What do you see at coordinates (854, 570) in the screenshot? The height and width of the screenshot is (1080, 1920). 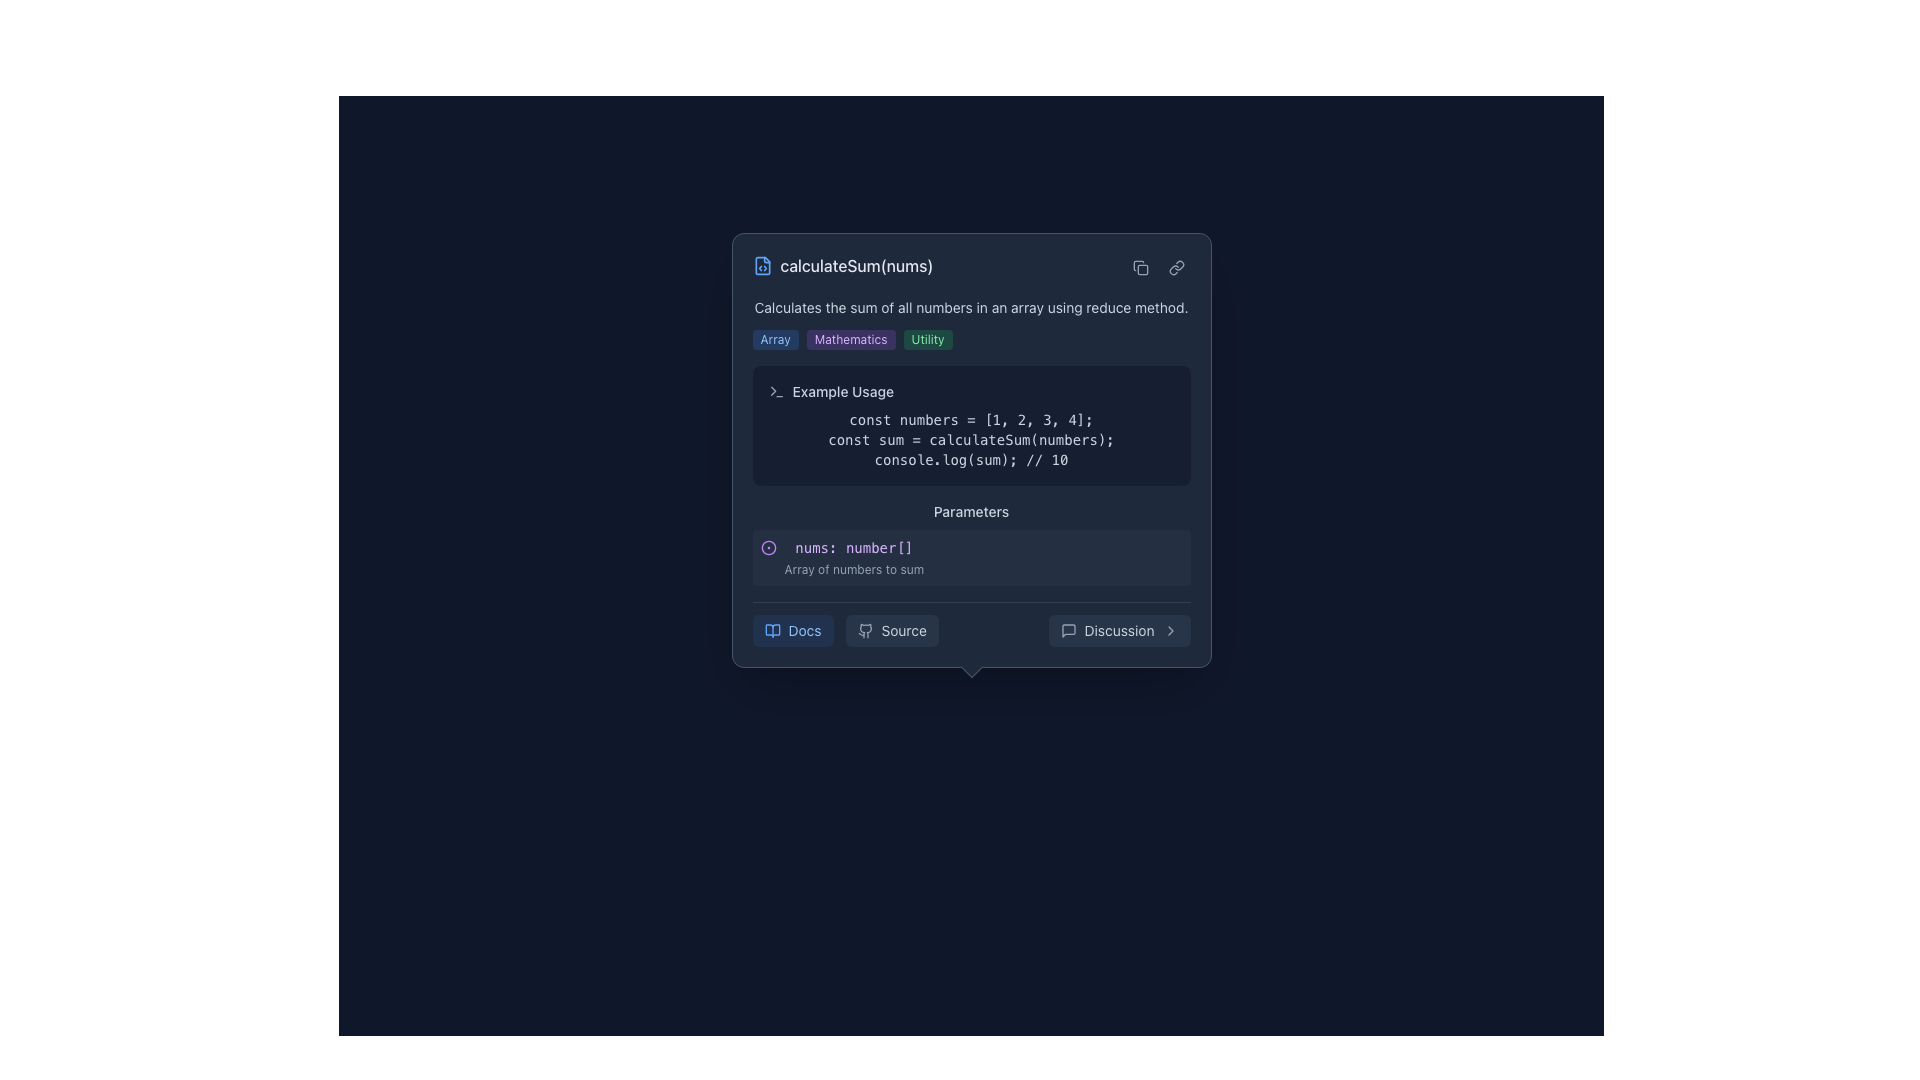 I see `text description located directly below the 'nums: number[]' parameter type specification in the 'Parameters' section of the function documentation panel to understand the expected input for the 'nums' parameter` at bounding box center [854, 570].